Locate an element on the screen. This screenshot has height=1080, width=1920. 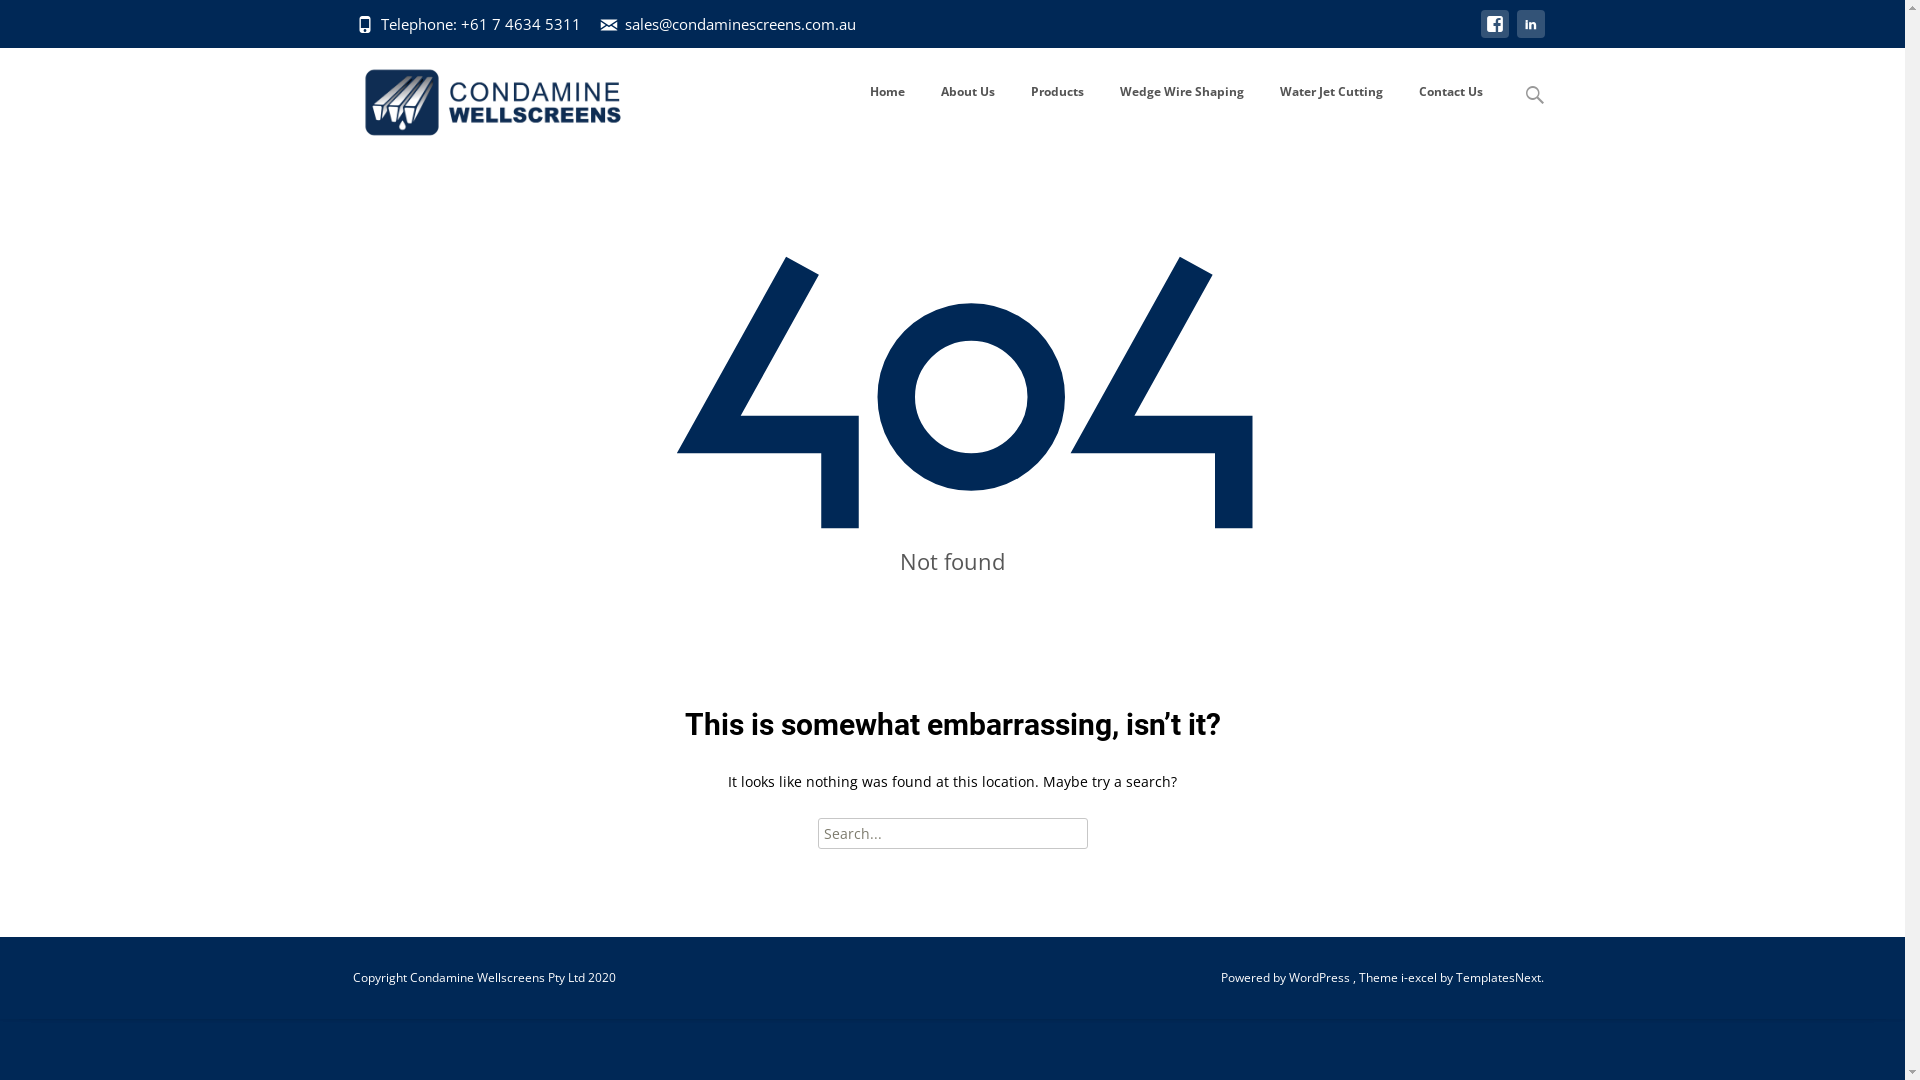
'linkedin' is located at coordinates (1529, 33).